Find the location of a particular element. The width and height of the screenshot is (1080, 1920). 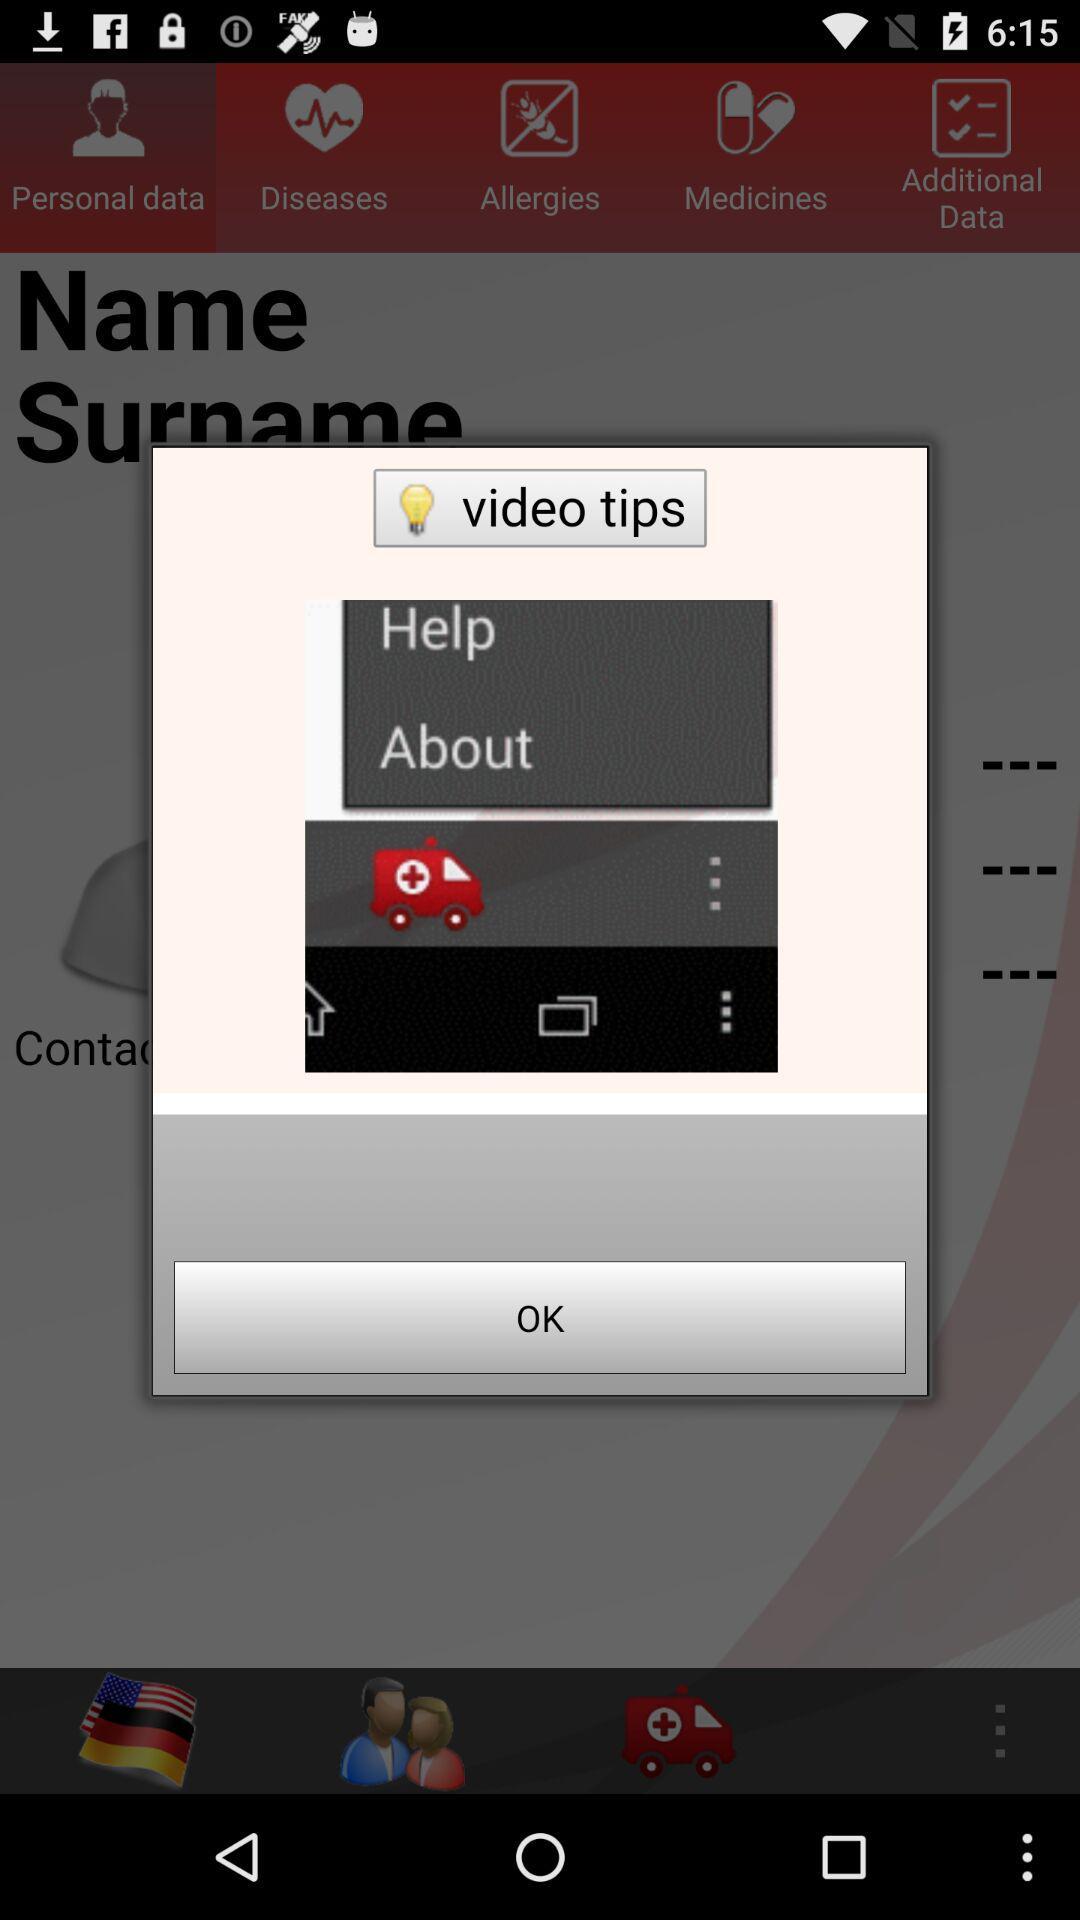

video tips is located at coordinates (540, 769).